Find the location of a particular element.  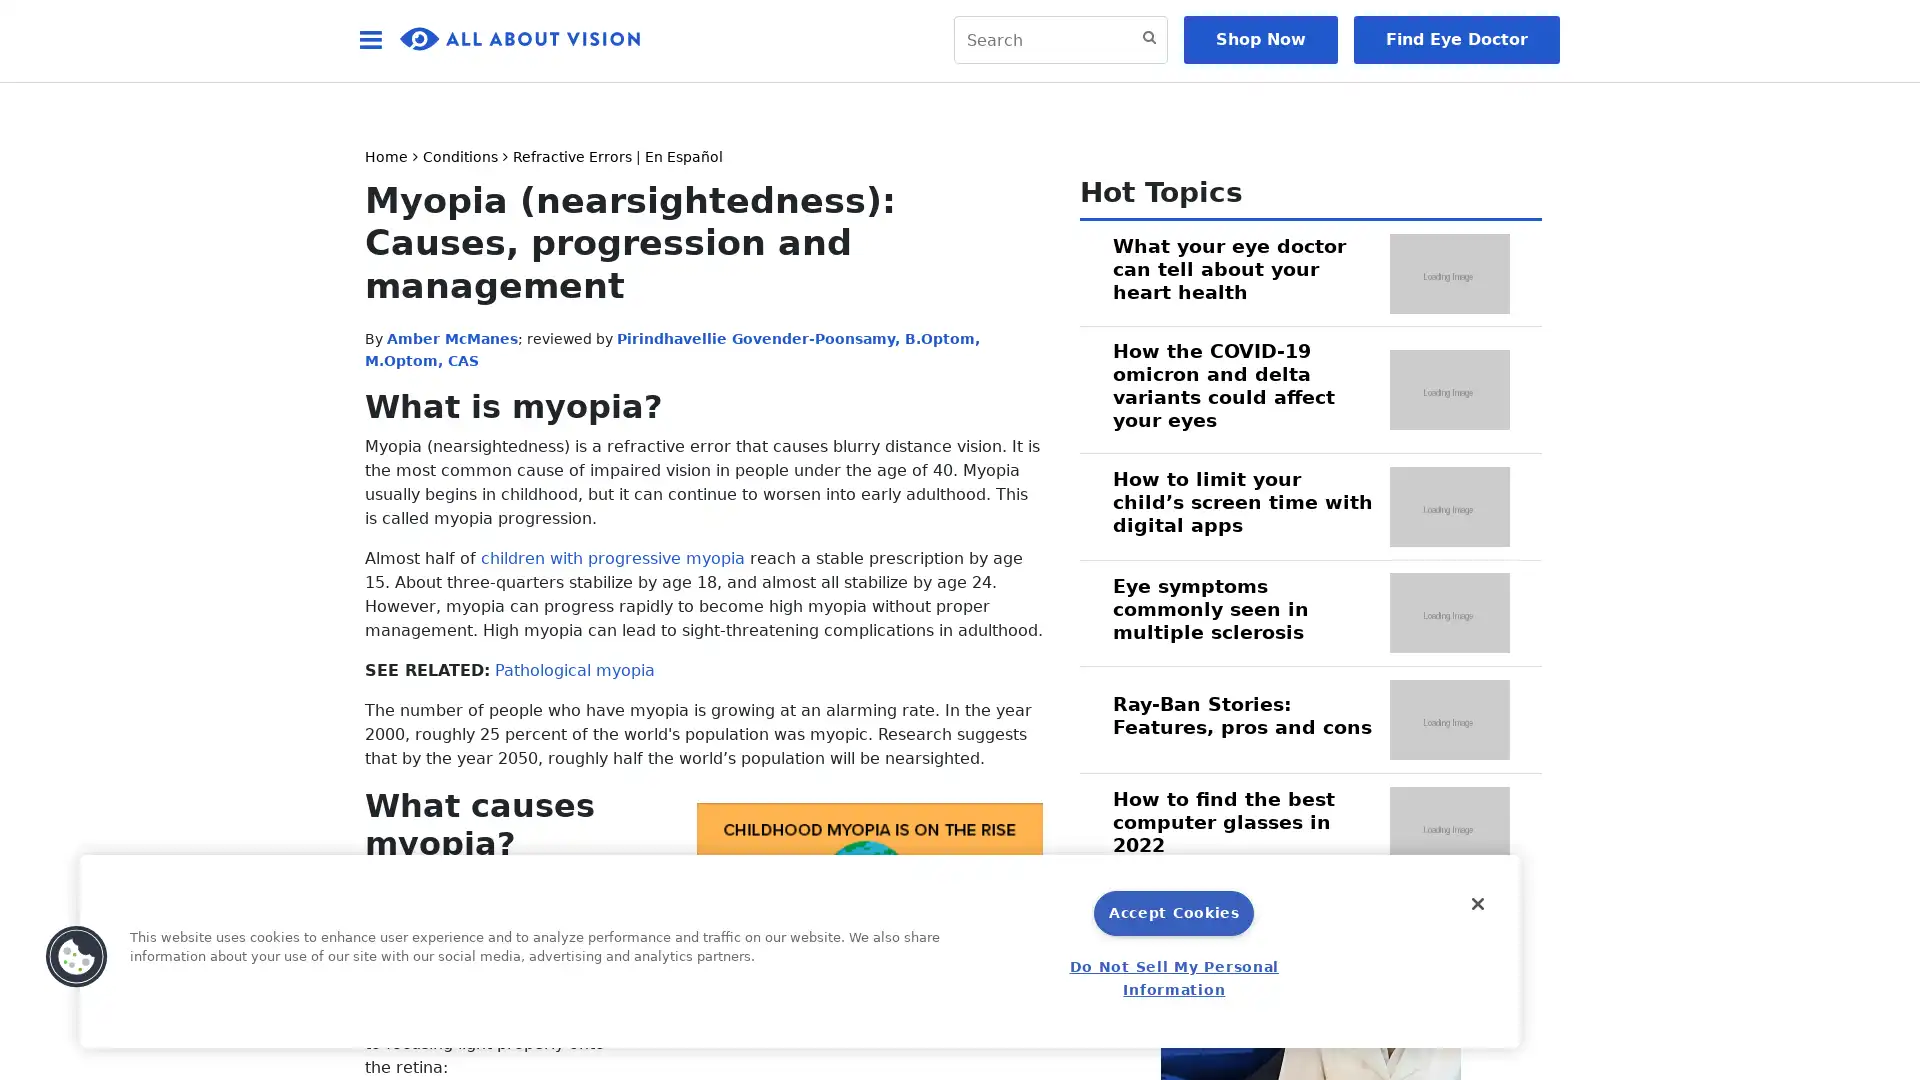

Cookies is located at coordinates (76, 955).